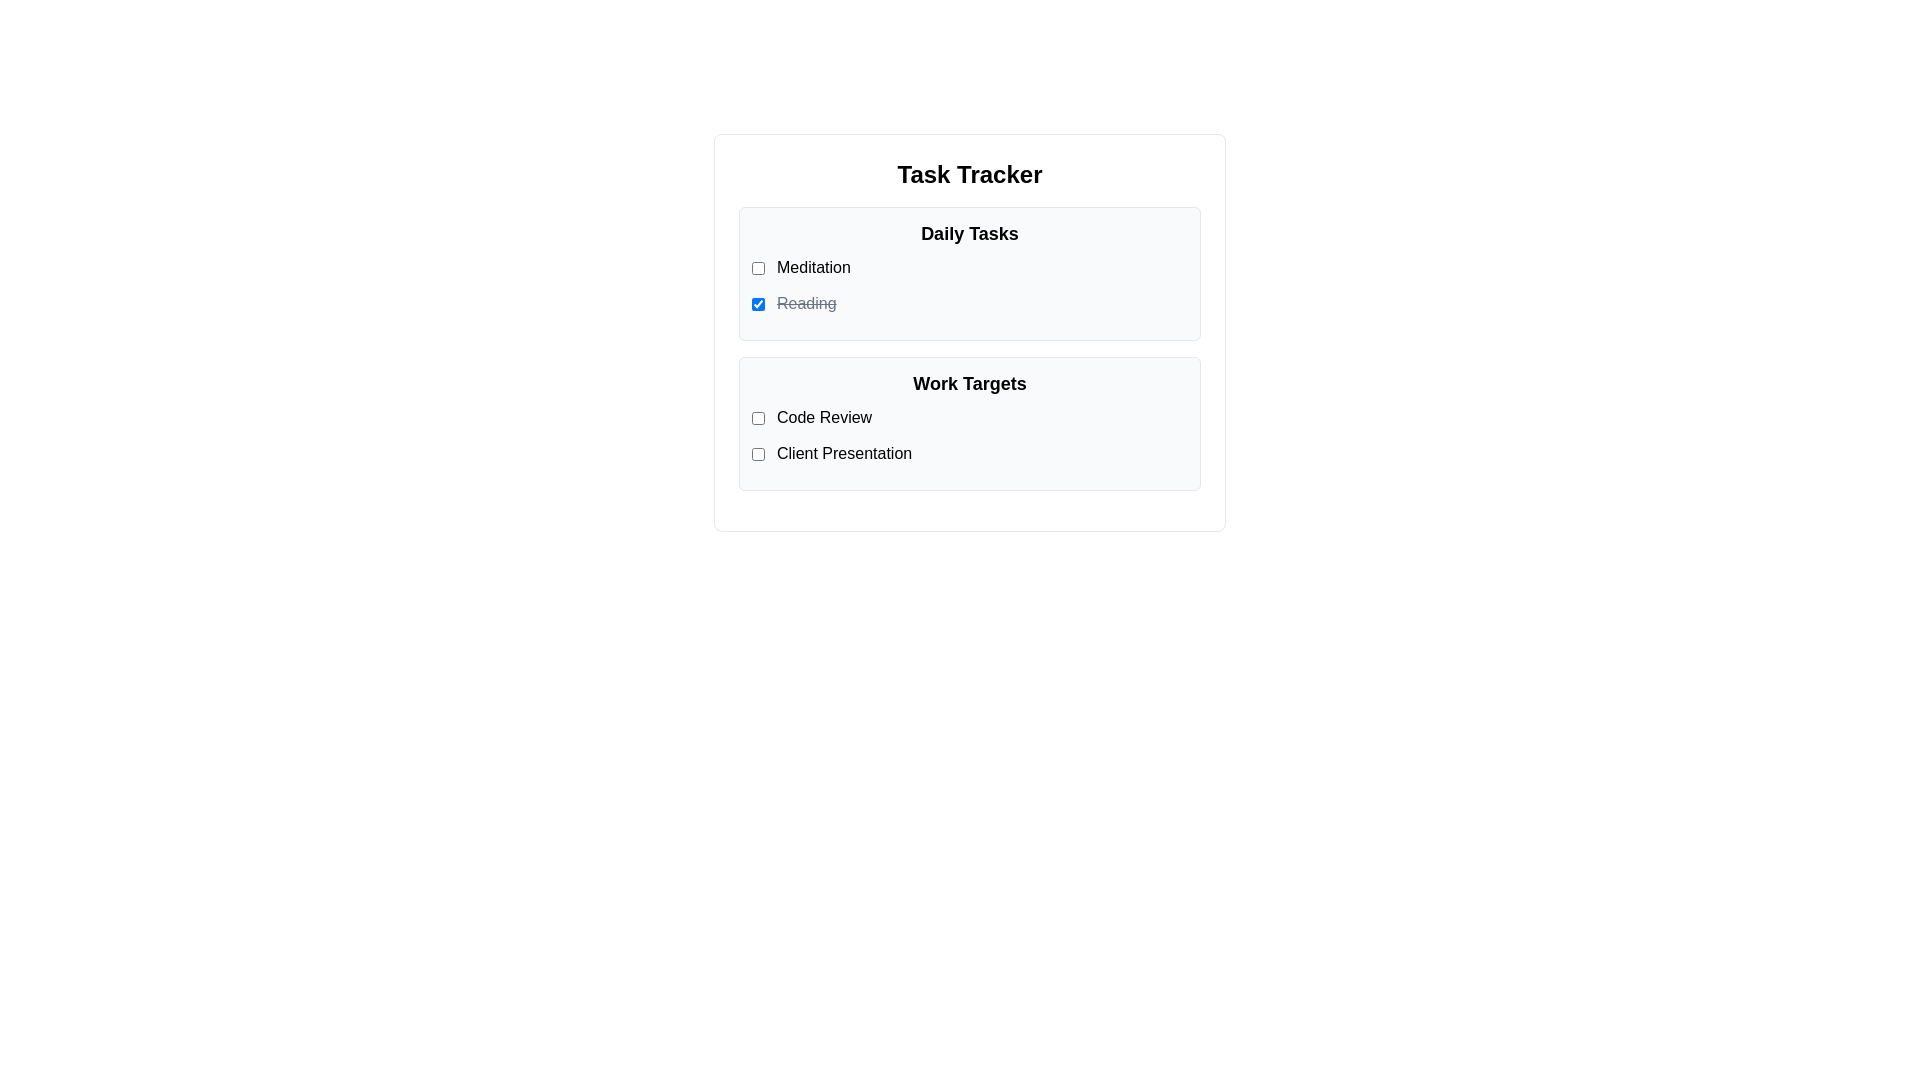 The height and width of the screenshot is (1080, 1920). What do you see at coordinates (757, 266) in the screenshot?
I see `the checkbox for the 'Meditation' task item located` at bounding box center [757, 266].